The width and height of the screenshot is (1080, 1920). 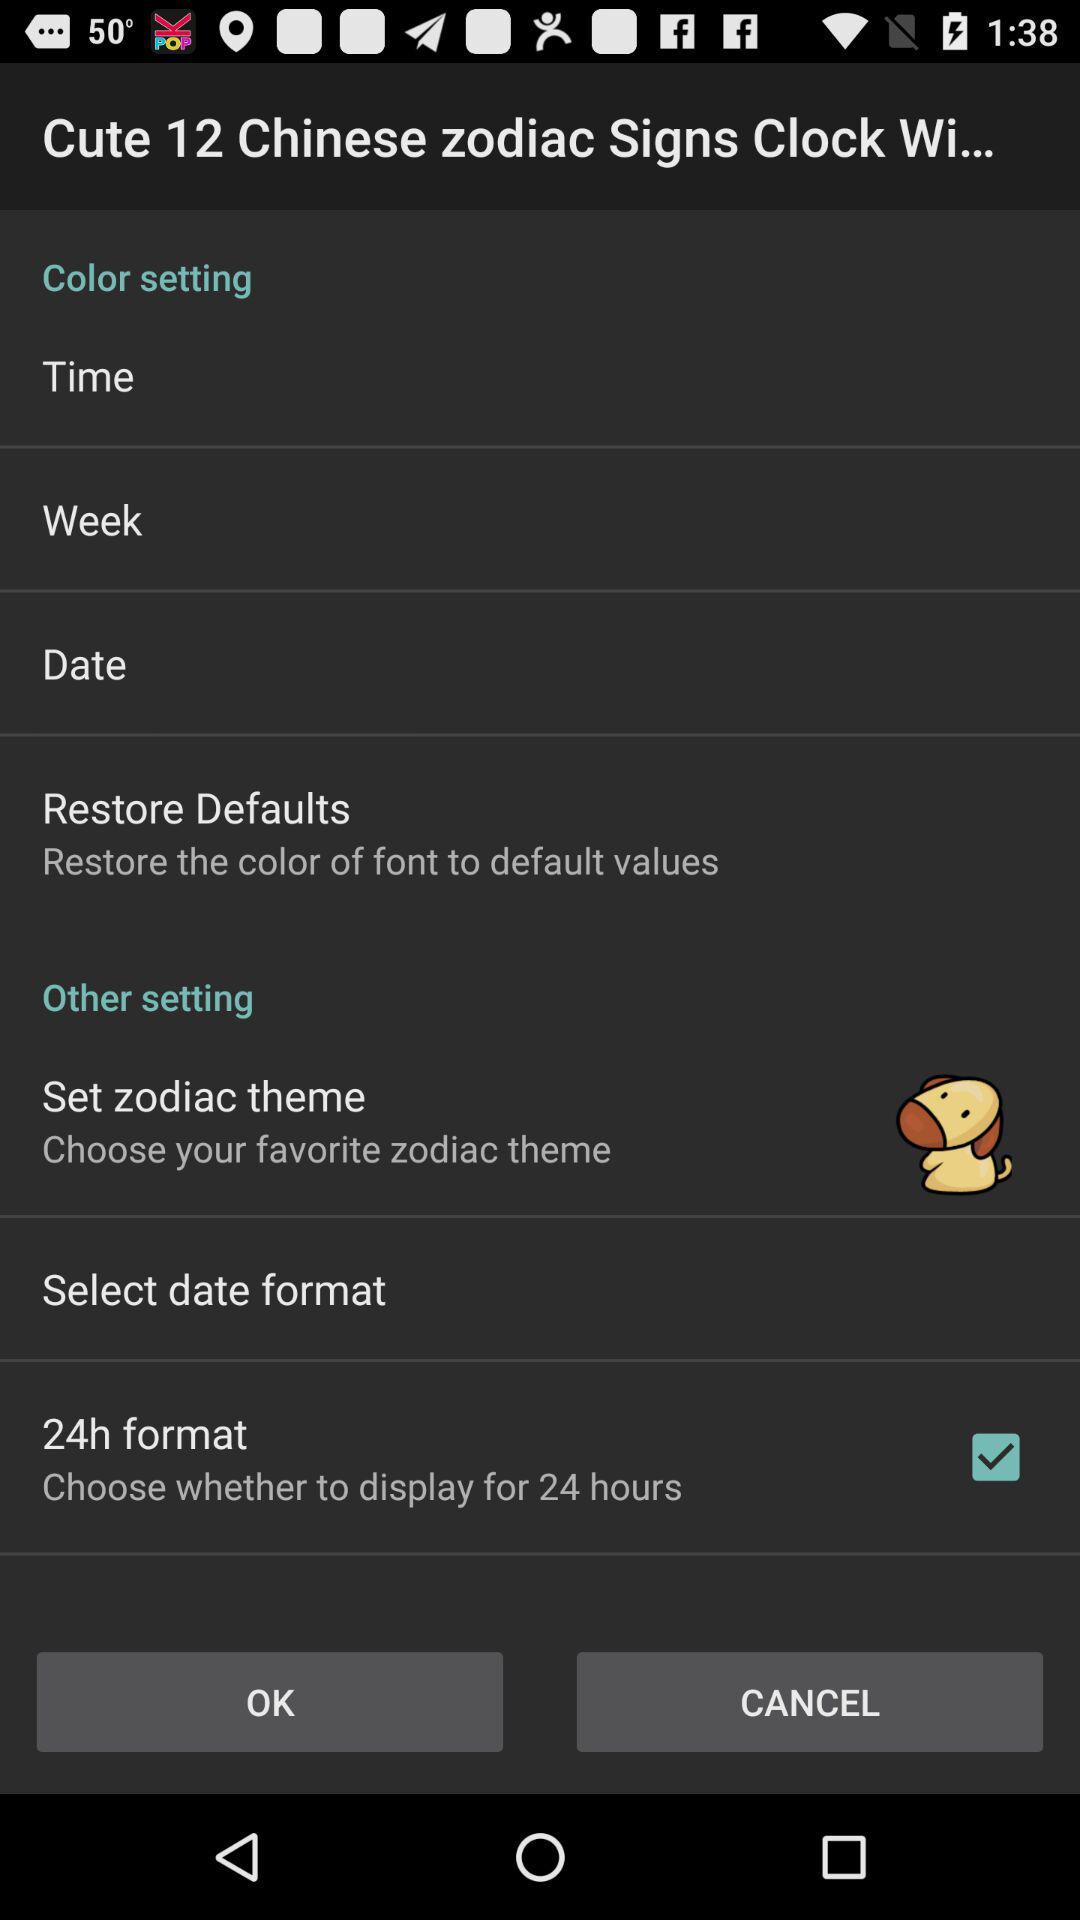 I want to click on the ok item, so click(x=270, y=1701).